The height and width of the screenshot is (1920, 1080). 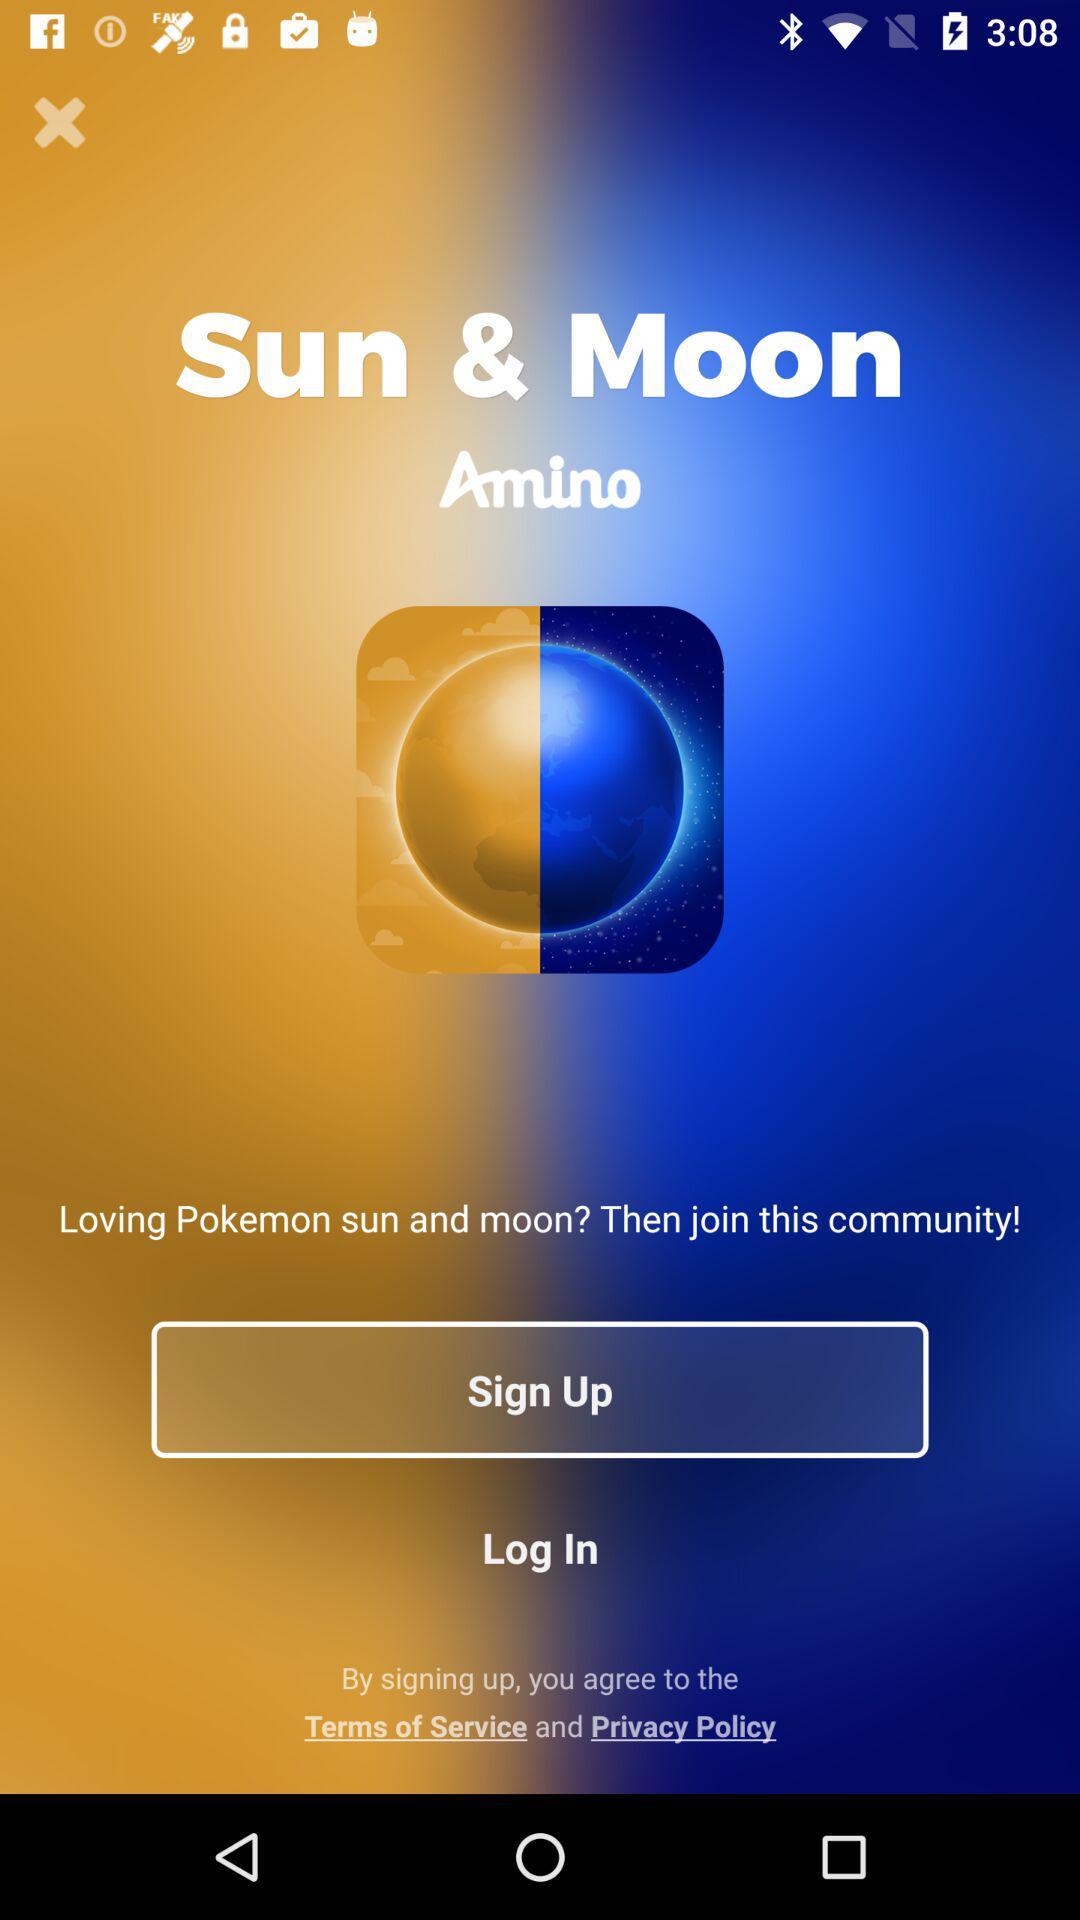 What do you see at coordinates (540, 1724) in the screenshot?
I see `the terms of service icon` at bounding box center [540, 1724].